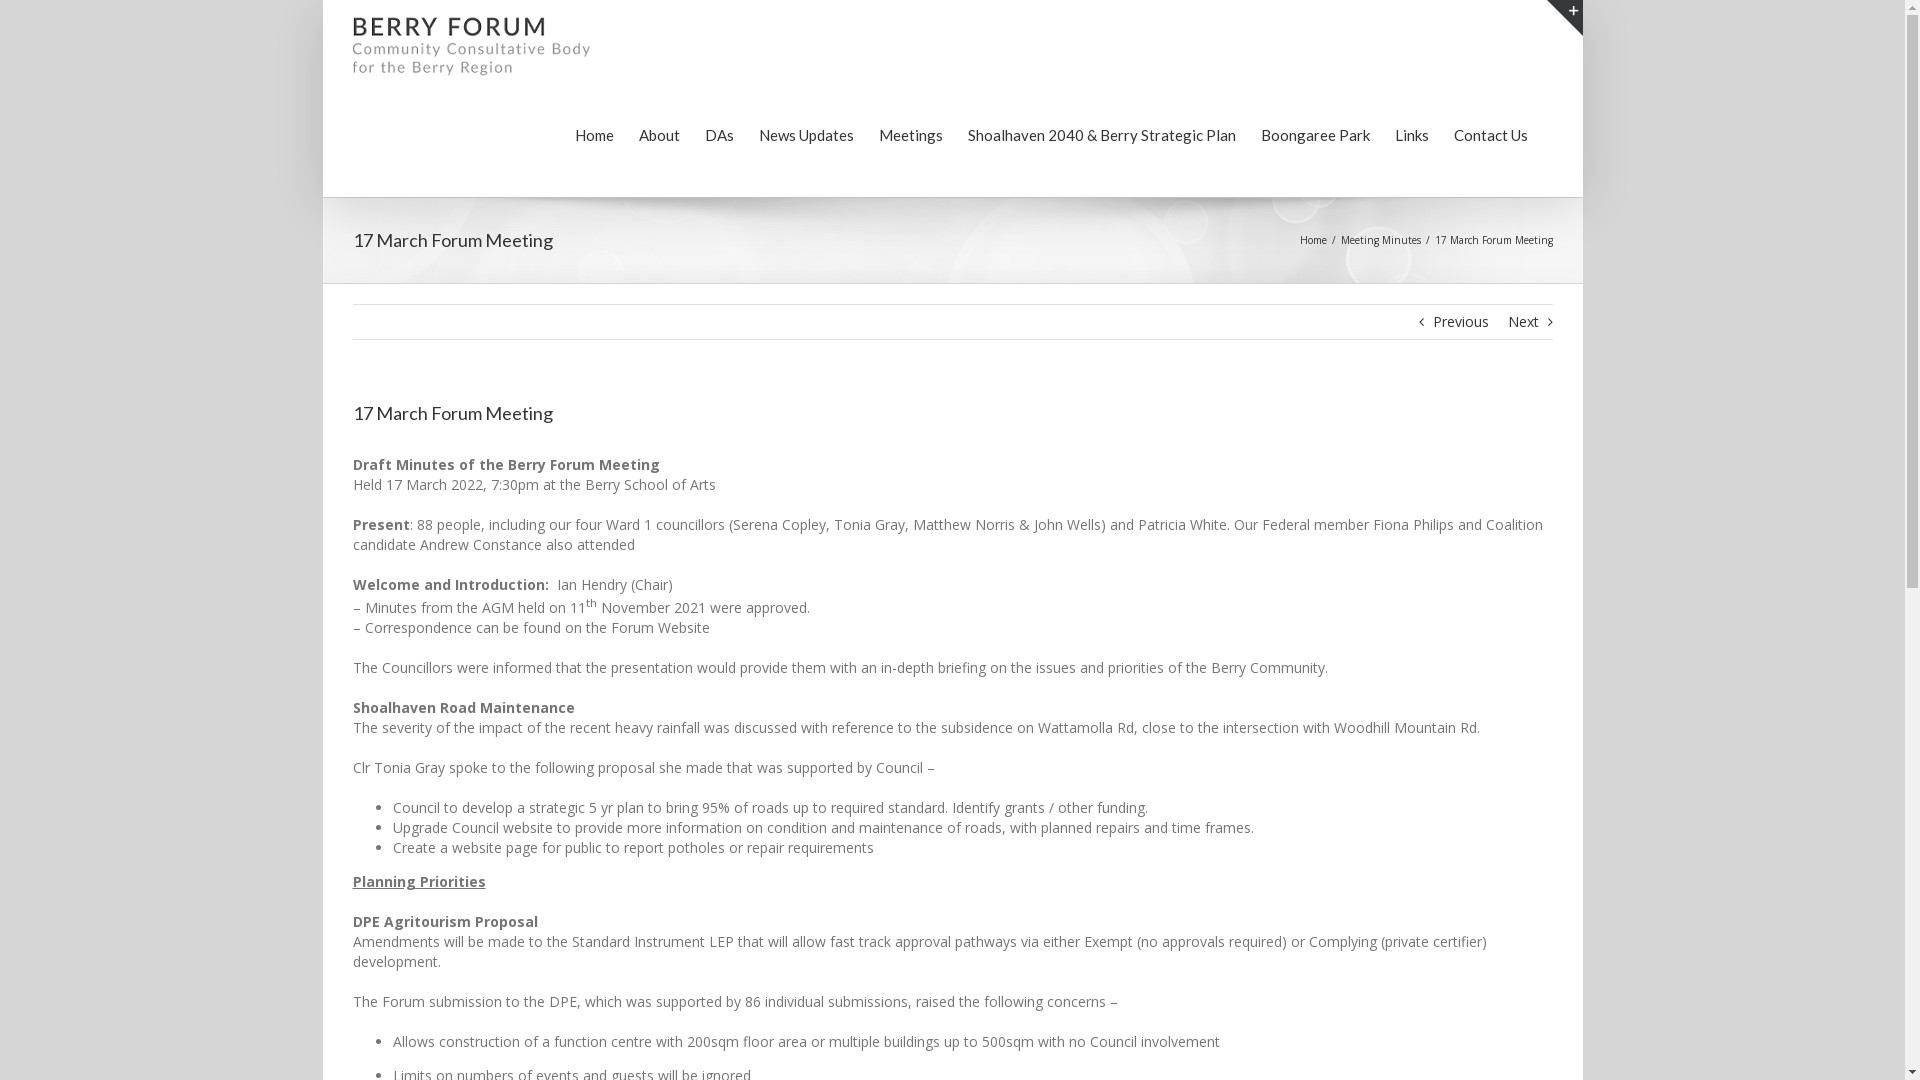 Image resolution: width=1920 pixels, height=1080 pixels. Describe the element at coordinates (658, 134) in the screenshot. I see `'About'` at that location.